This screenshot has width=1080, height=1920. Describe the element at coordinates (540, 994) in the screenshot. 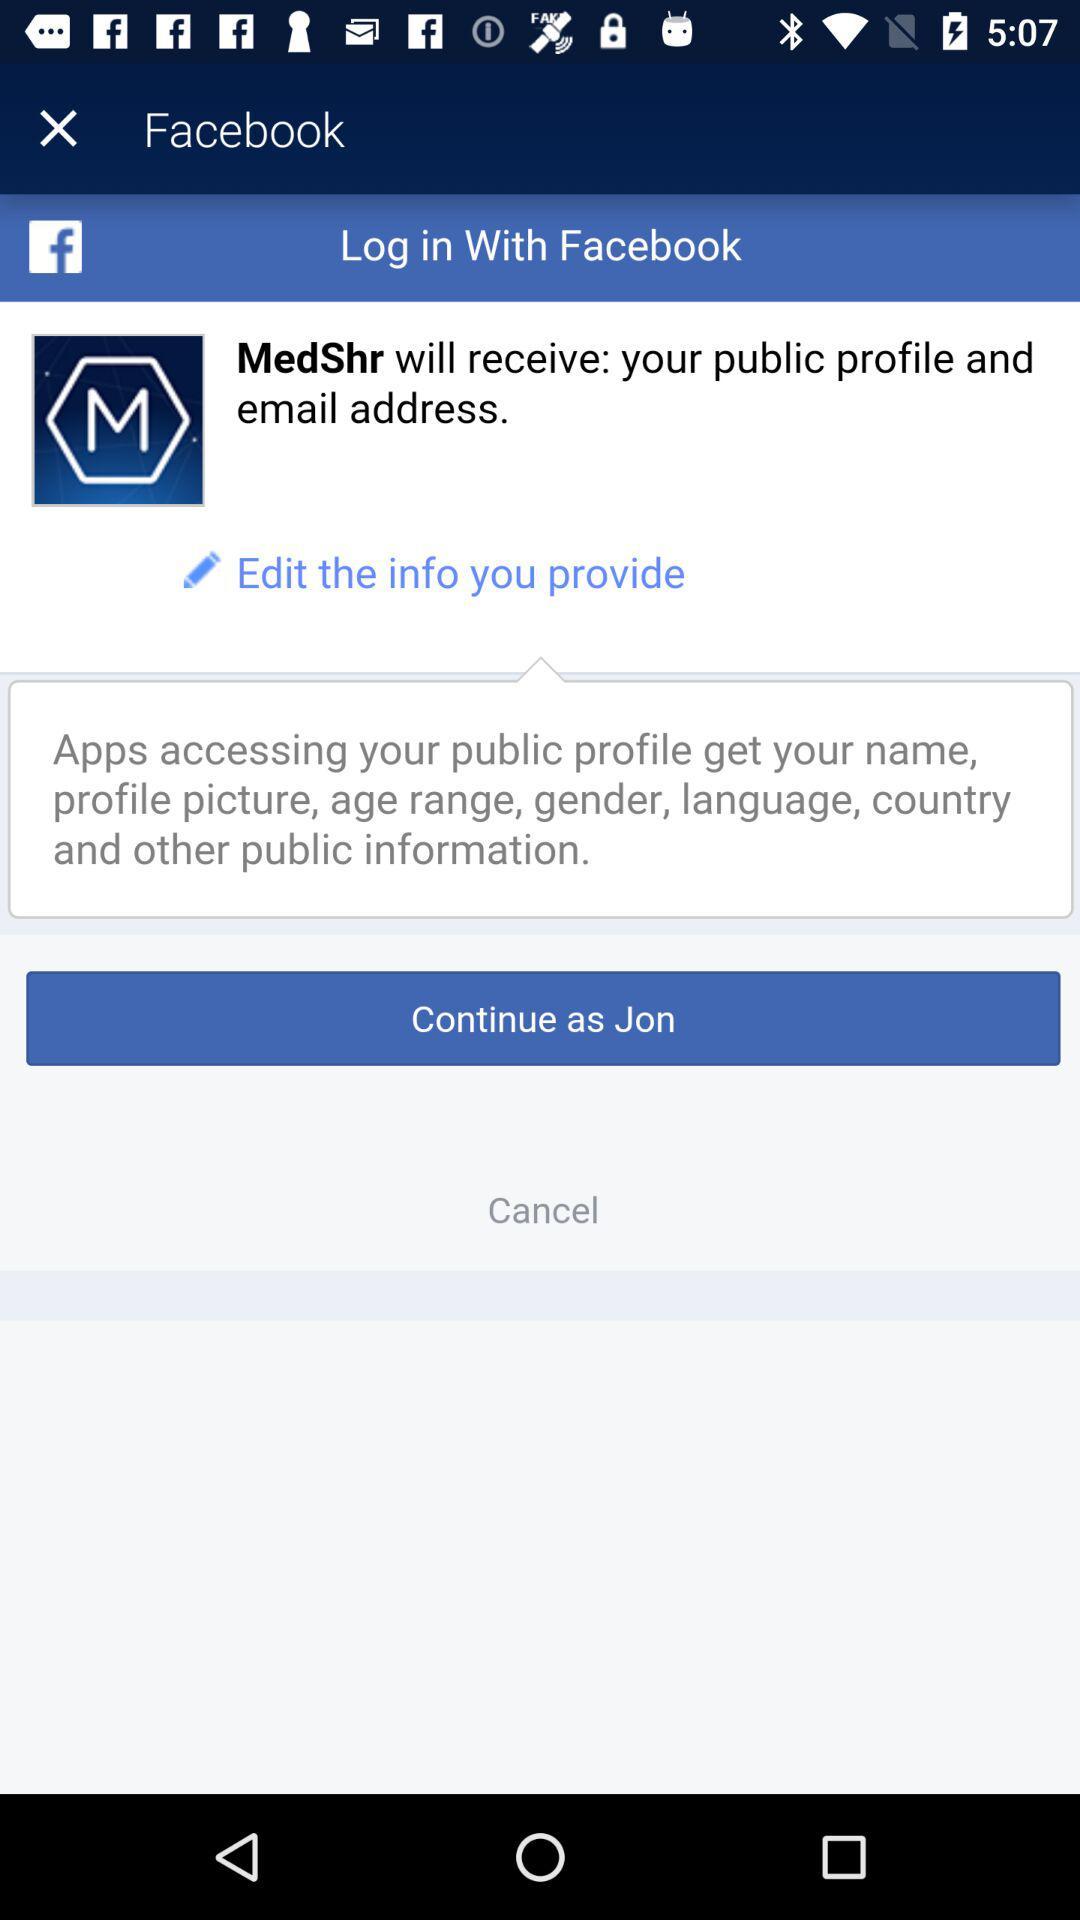

I see `login in to facebook page` at that location.